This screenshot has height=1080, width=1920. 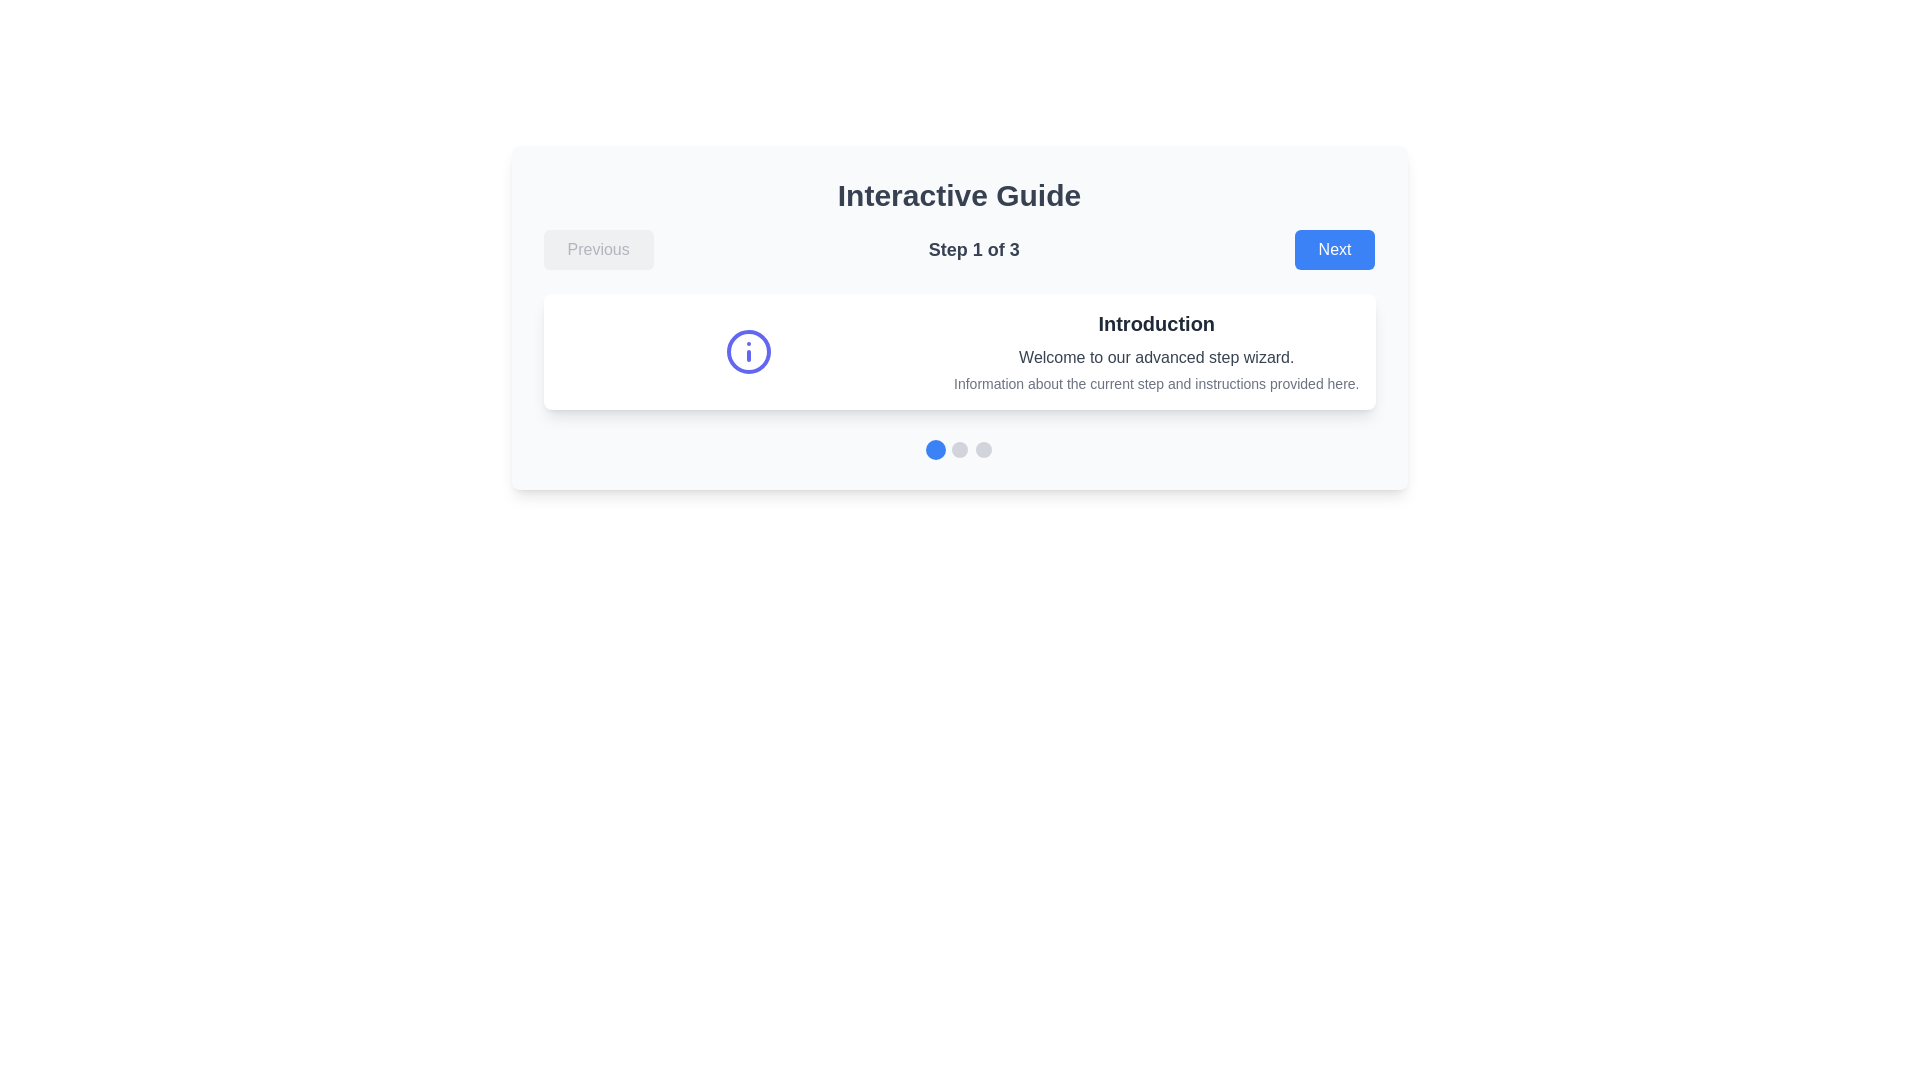 I want to click on the disabled 'Previous' button, which is the first in a horizontal group of three elements, indicating navigation to the previous step is currently not possible, so click(x=597, y=249).